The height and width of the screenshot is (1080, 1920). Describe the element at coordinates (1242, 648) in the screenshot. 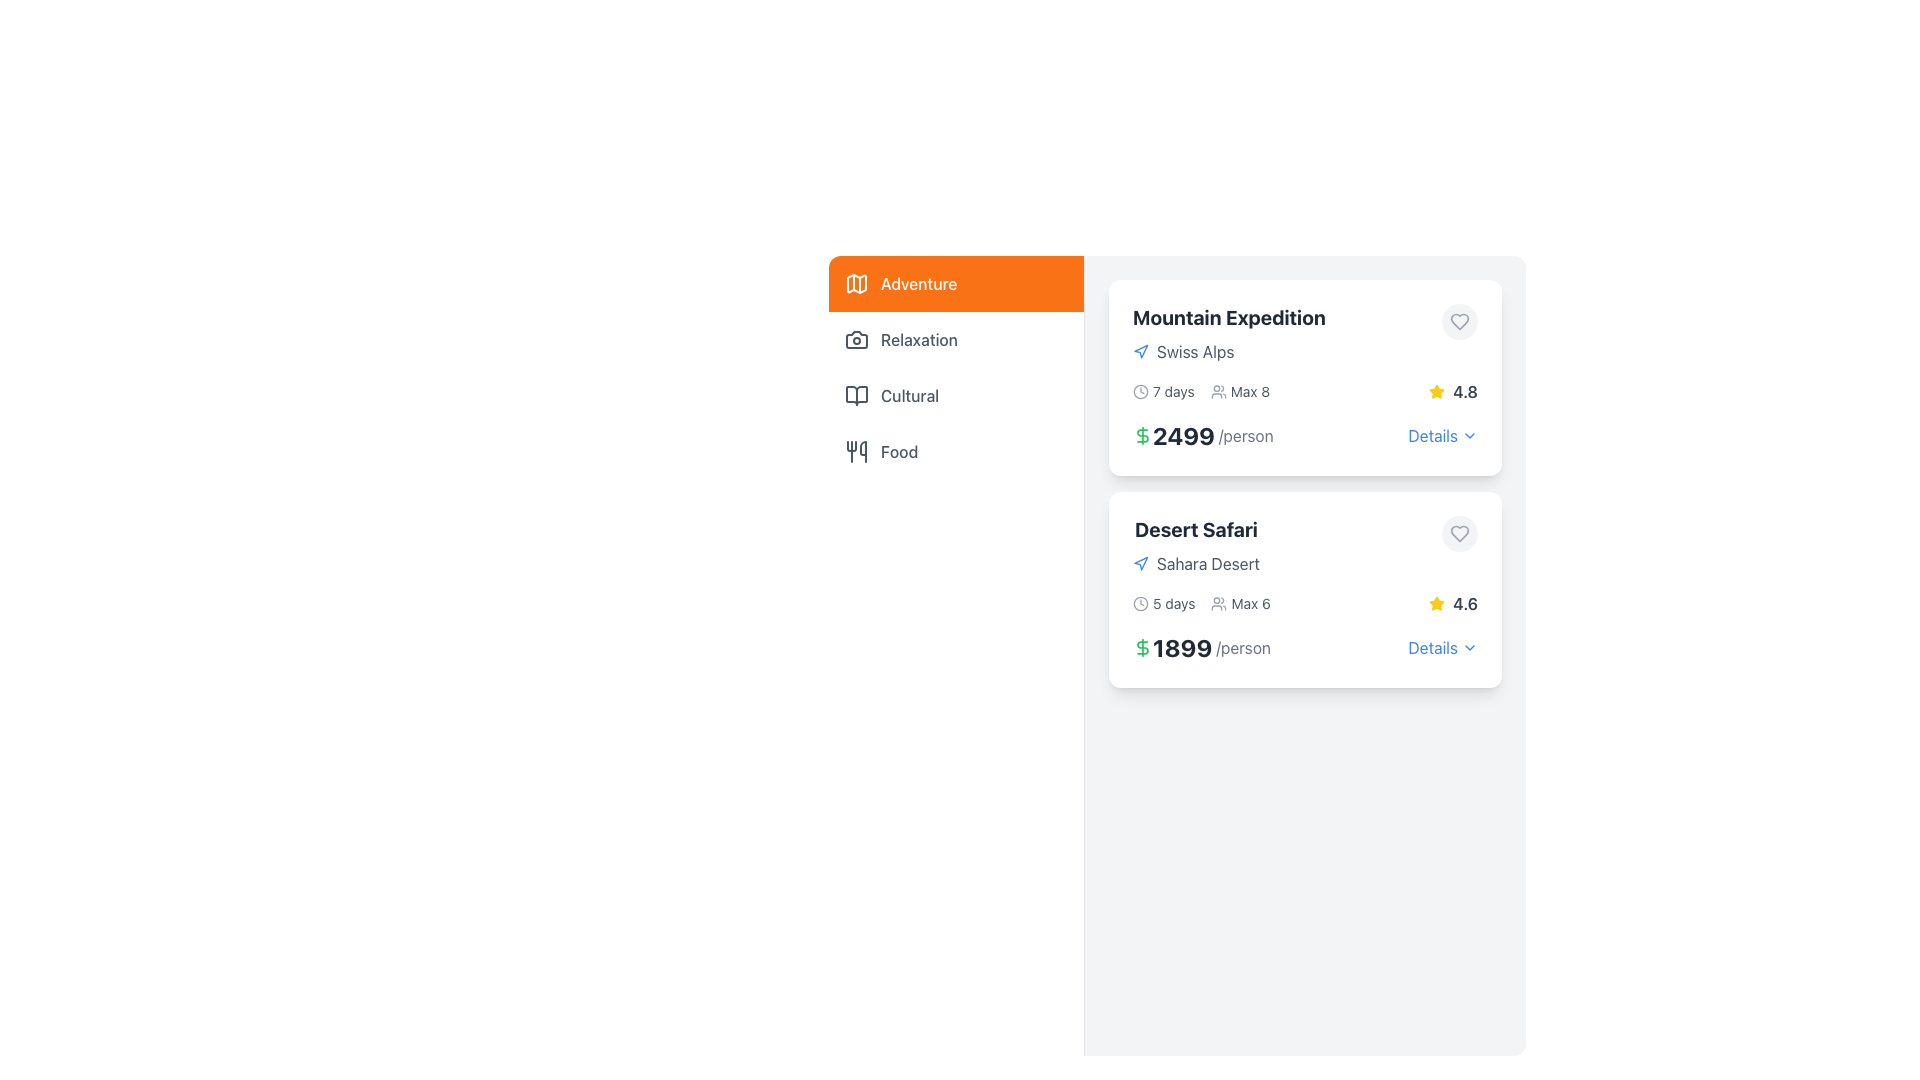

I see `the pricing unit text label located to the right of the price '1899'` at that location.